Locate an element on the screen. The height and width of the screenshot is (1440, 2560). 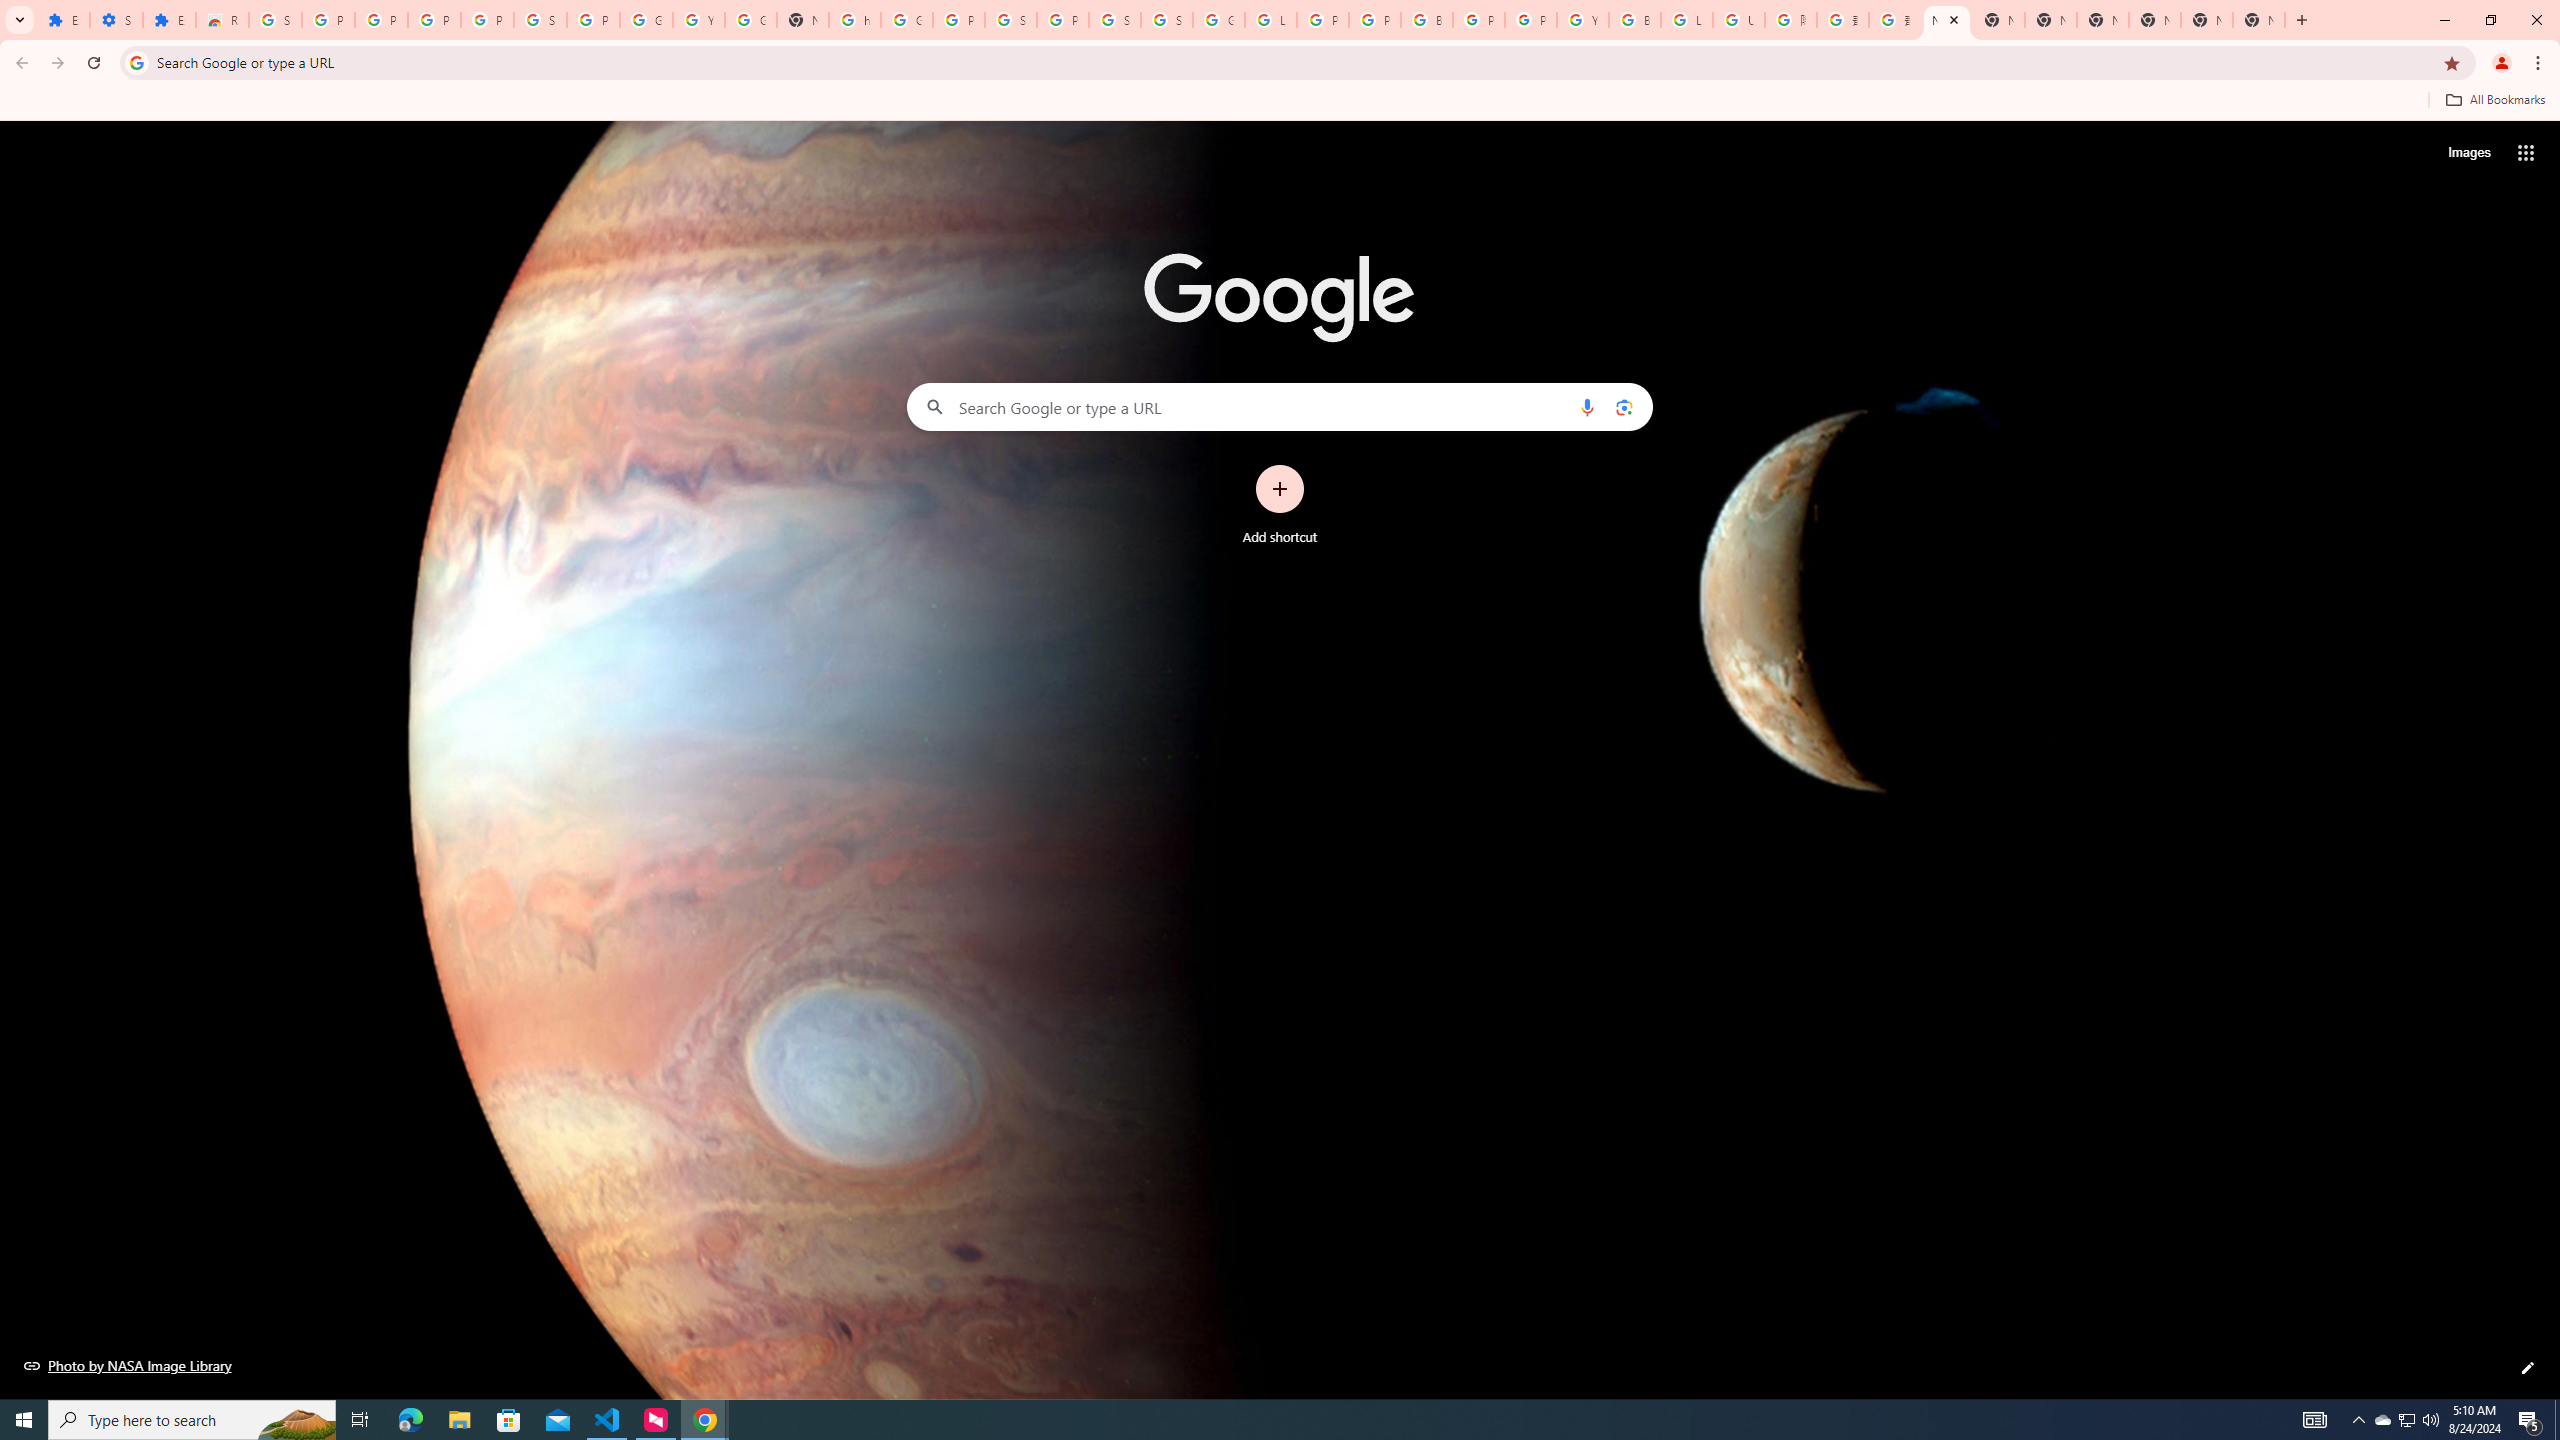
'Extensions' is located at coordinates (167, 19).